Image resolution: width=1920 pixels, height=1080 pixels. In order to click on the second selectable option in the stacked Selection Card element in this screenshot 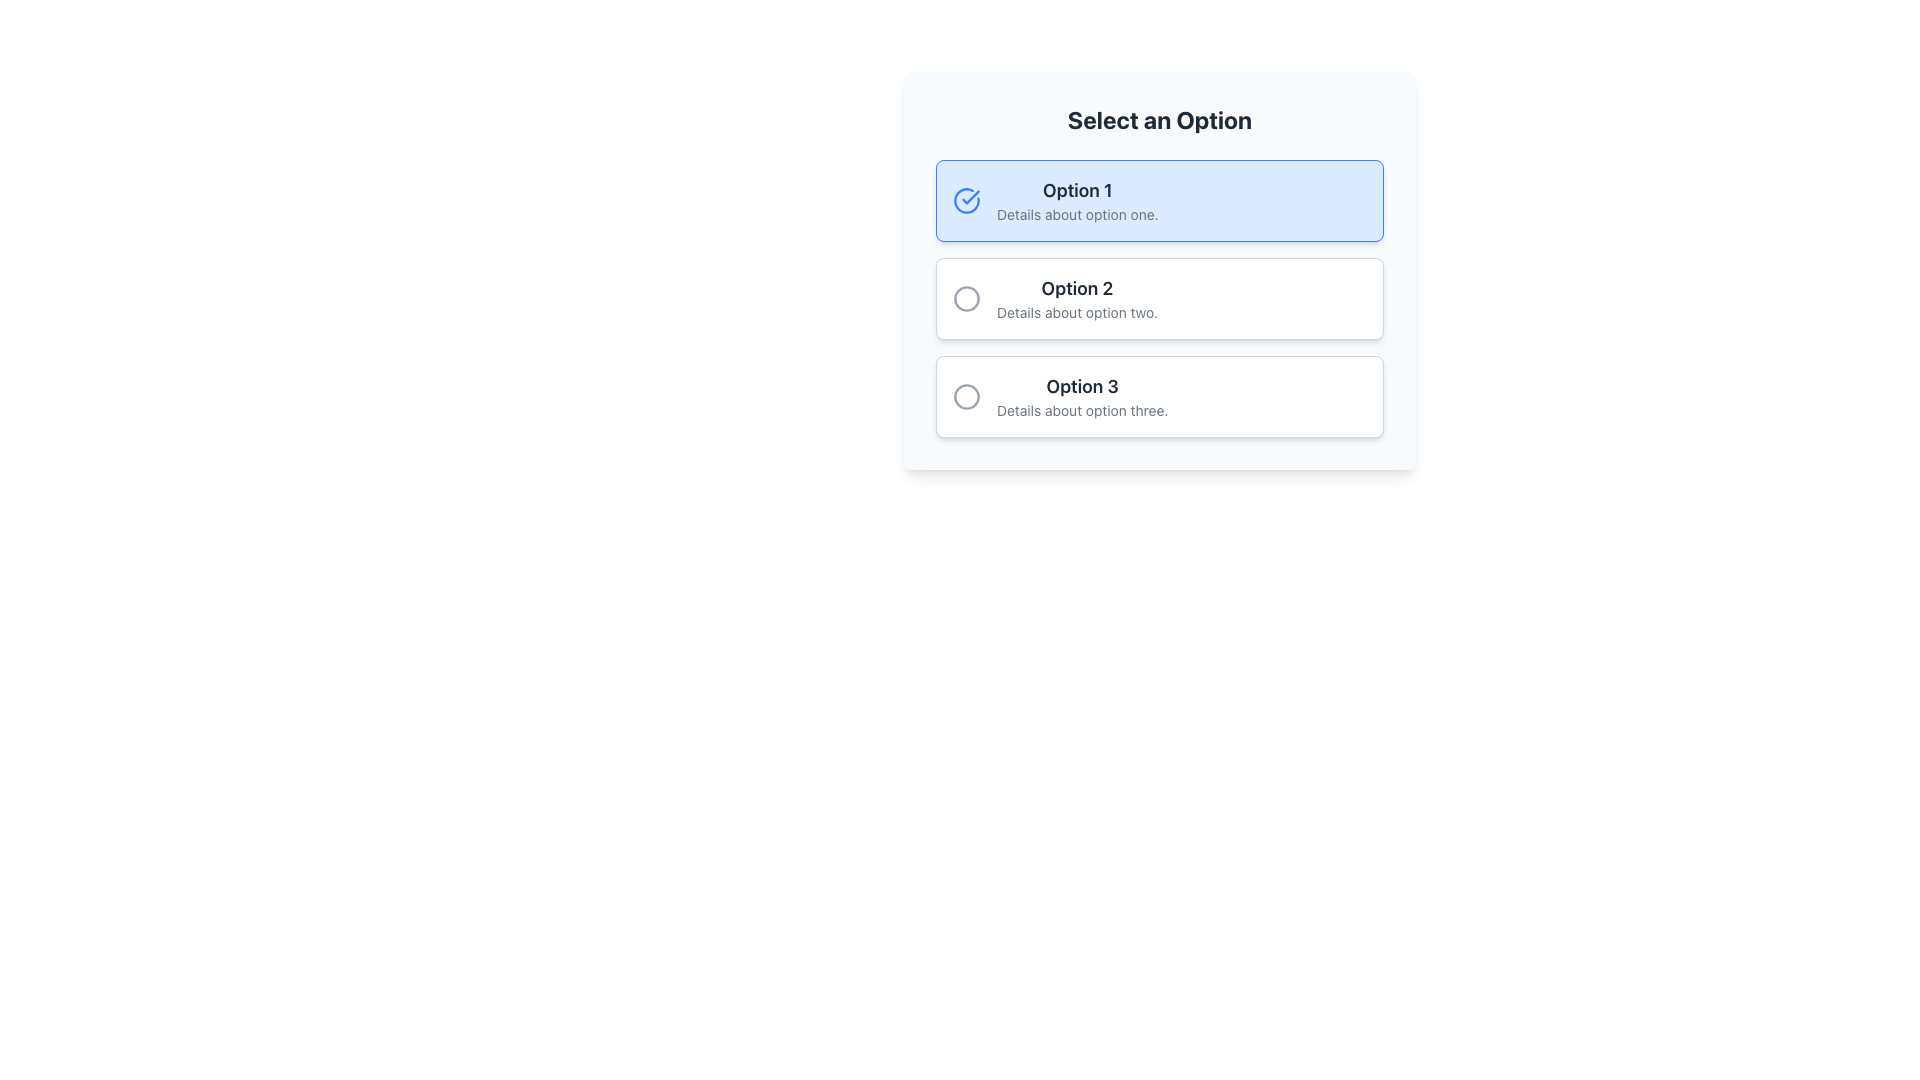, I will do `click(1160, 299)`.